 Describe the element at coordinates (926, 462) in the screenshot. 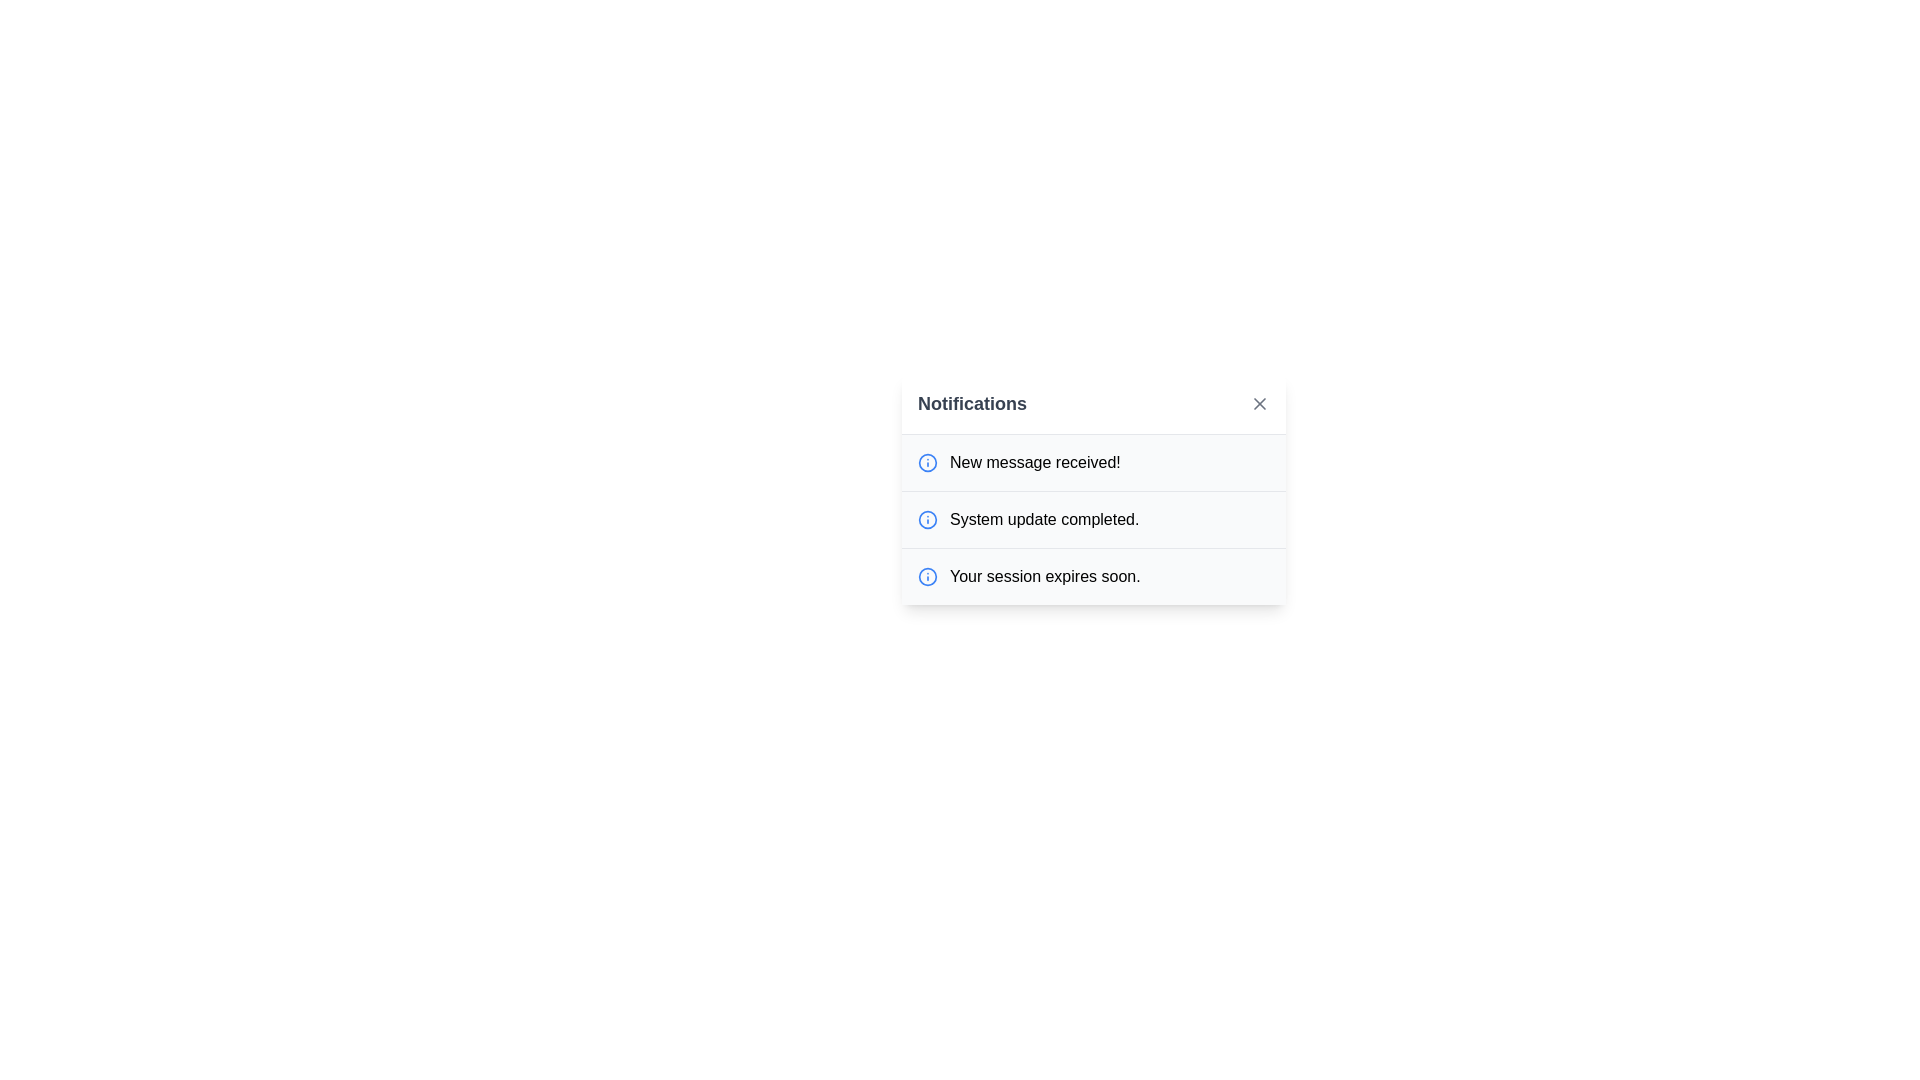

I see `the outermost circular component of the info icon located in the top-left corner of the notification card` at that location.